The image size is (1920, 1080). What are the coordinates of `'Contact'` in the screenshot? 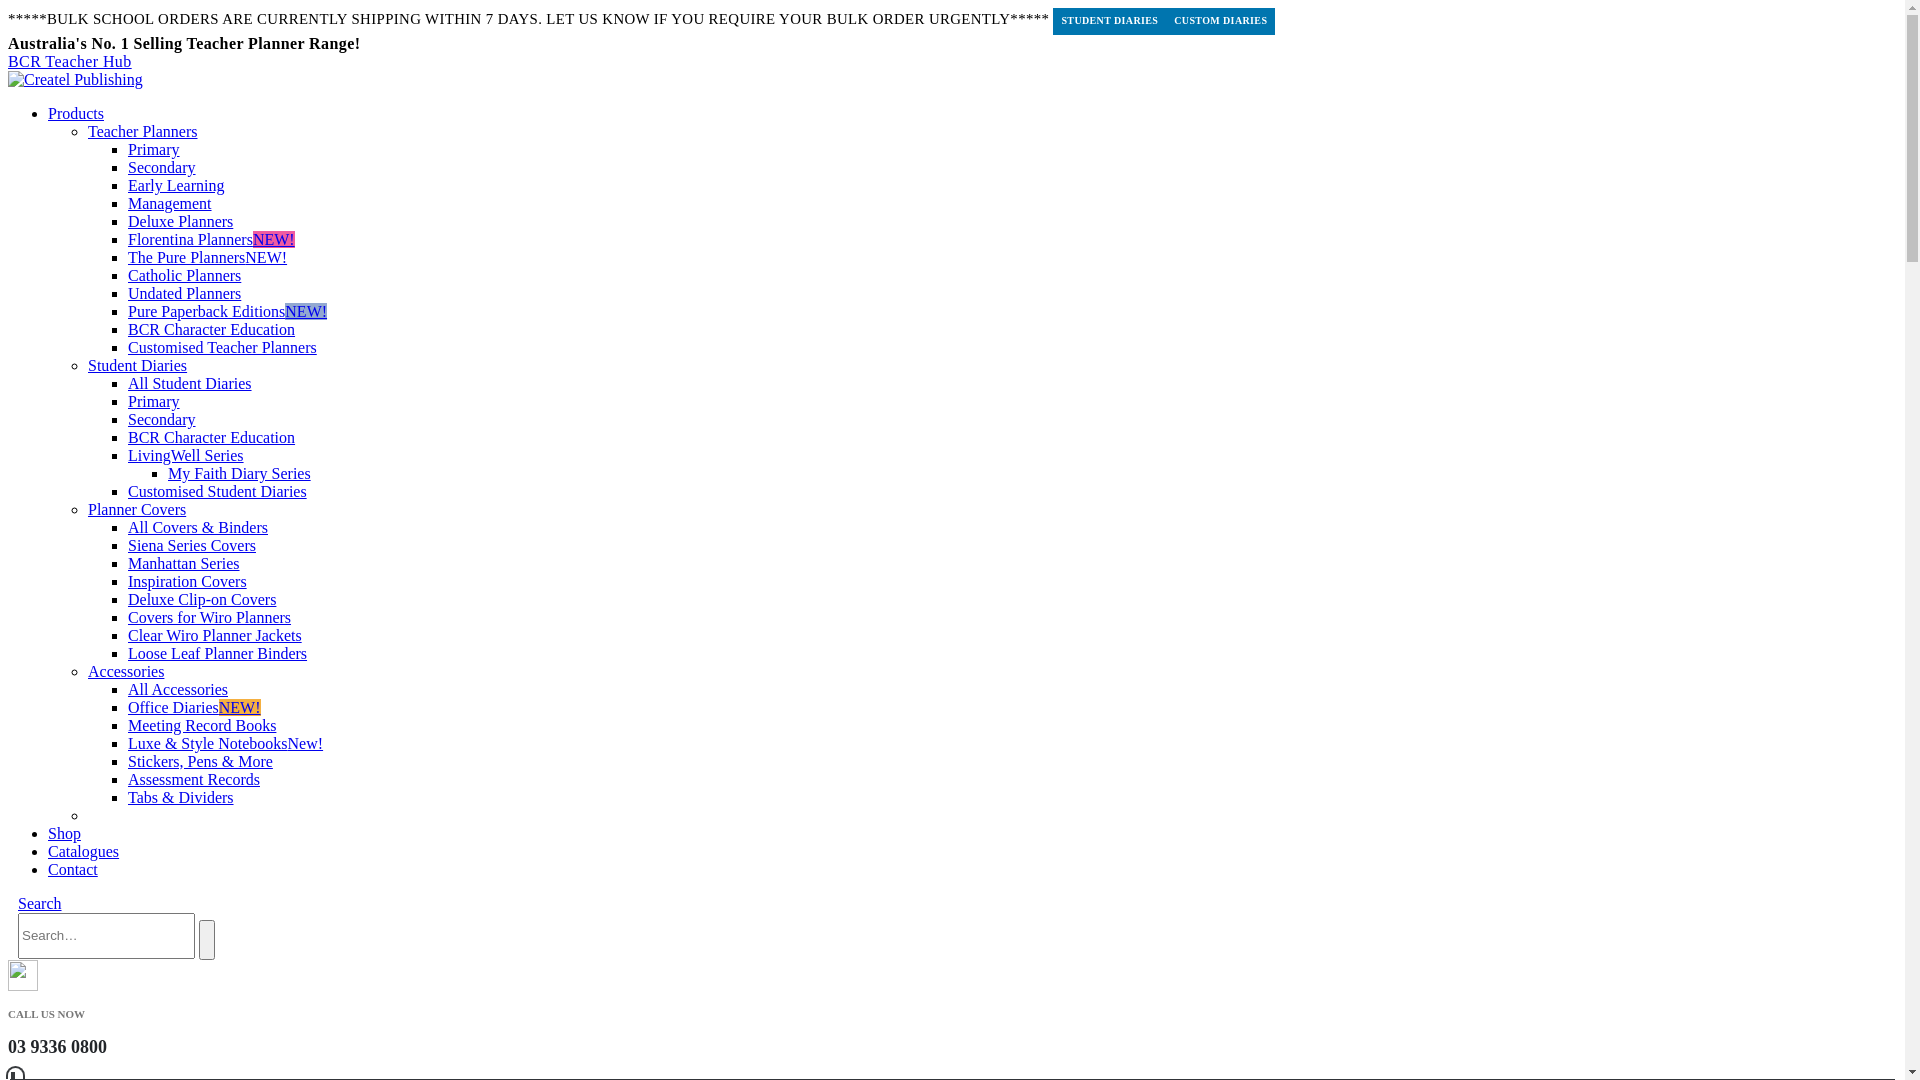 It's located at (72, 868).